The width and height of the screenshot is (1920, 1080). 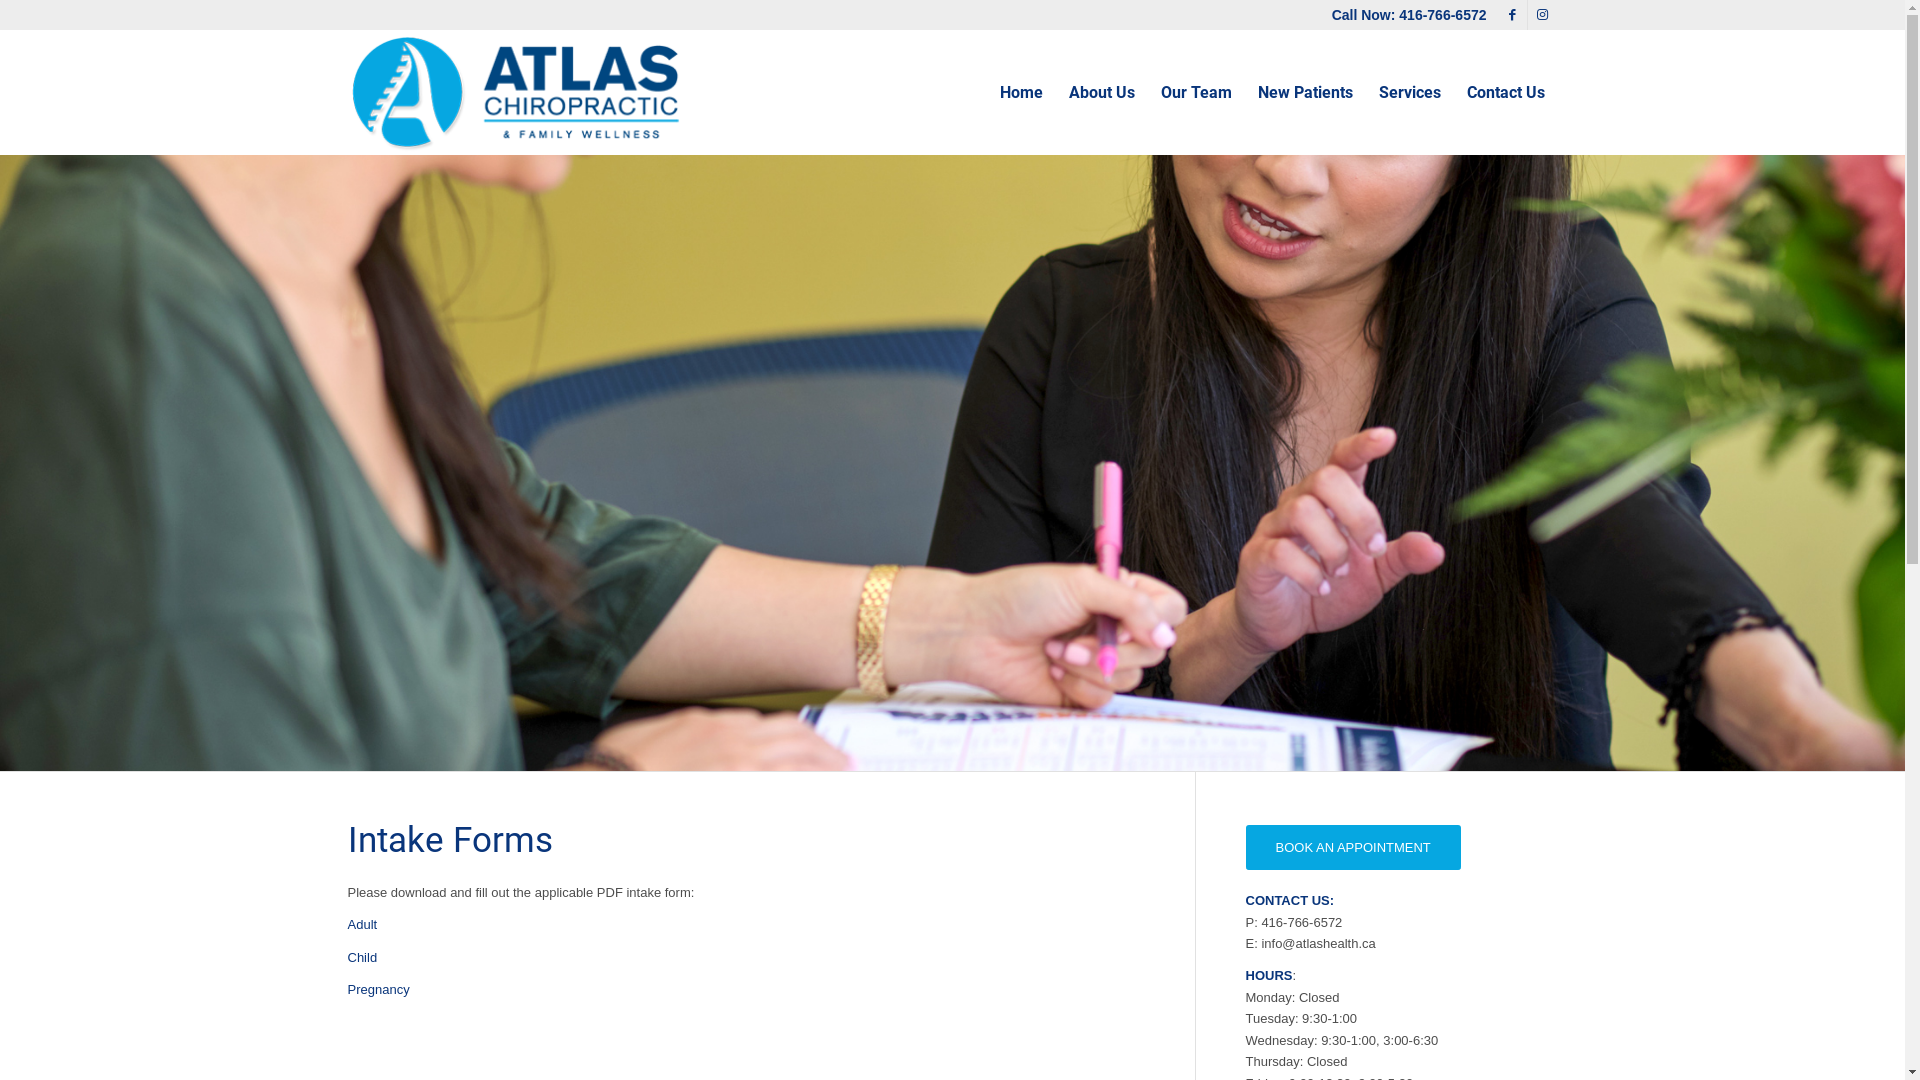 I want to click on 'Home', so click(x=1020, y=92).